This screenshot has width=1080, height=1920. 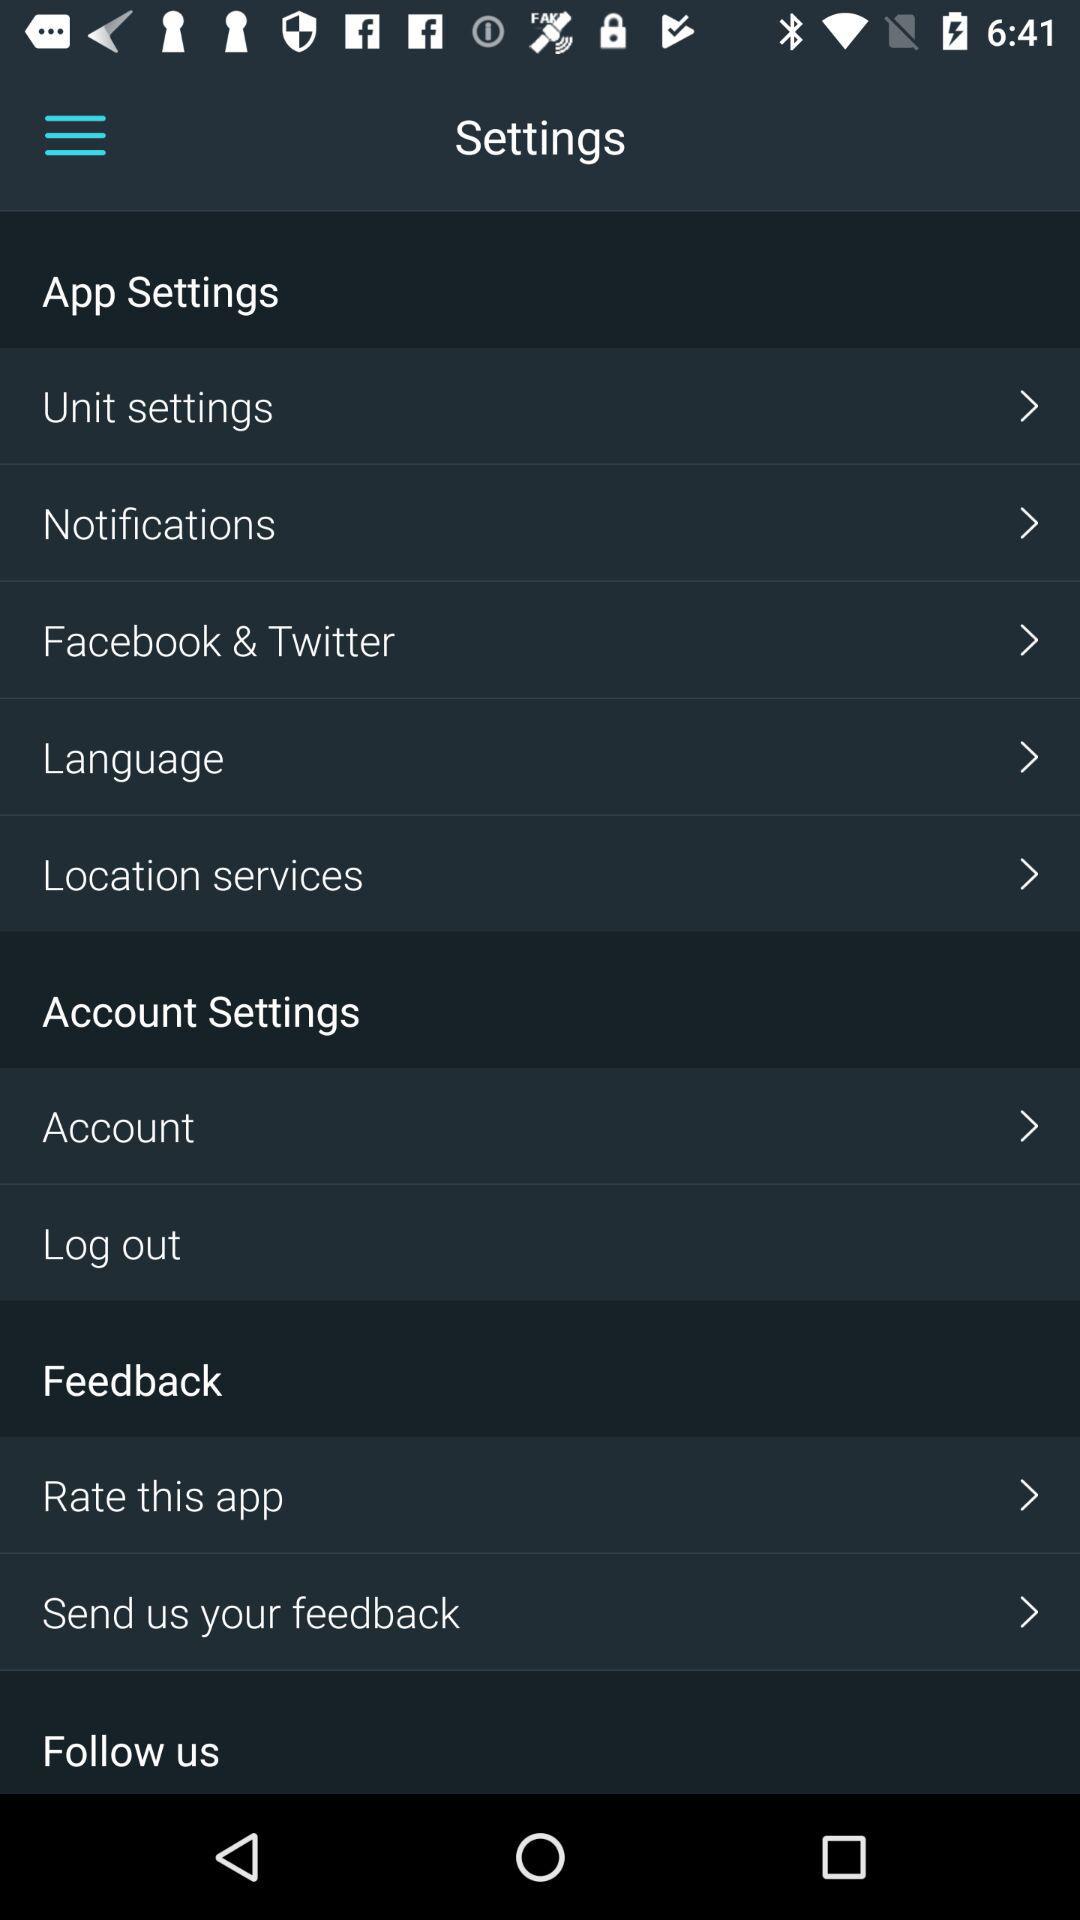 I want to click on the menu icon, so click(x=74, y=135).